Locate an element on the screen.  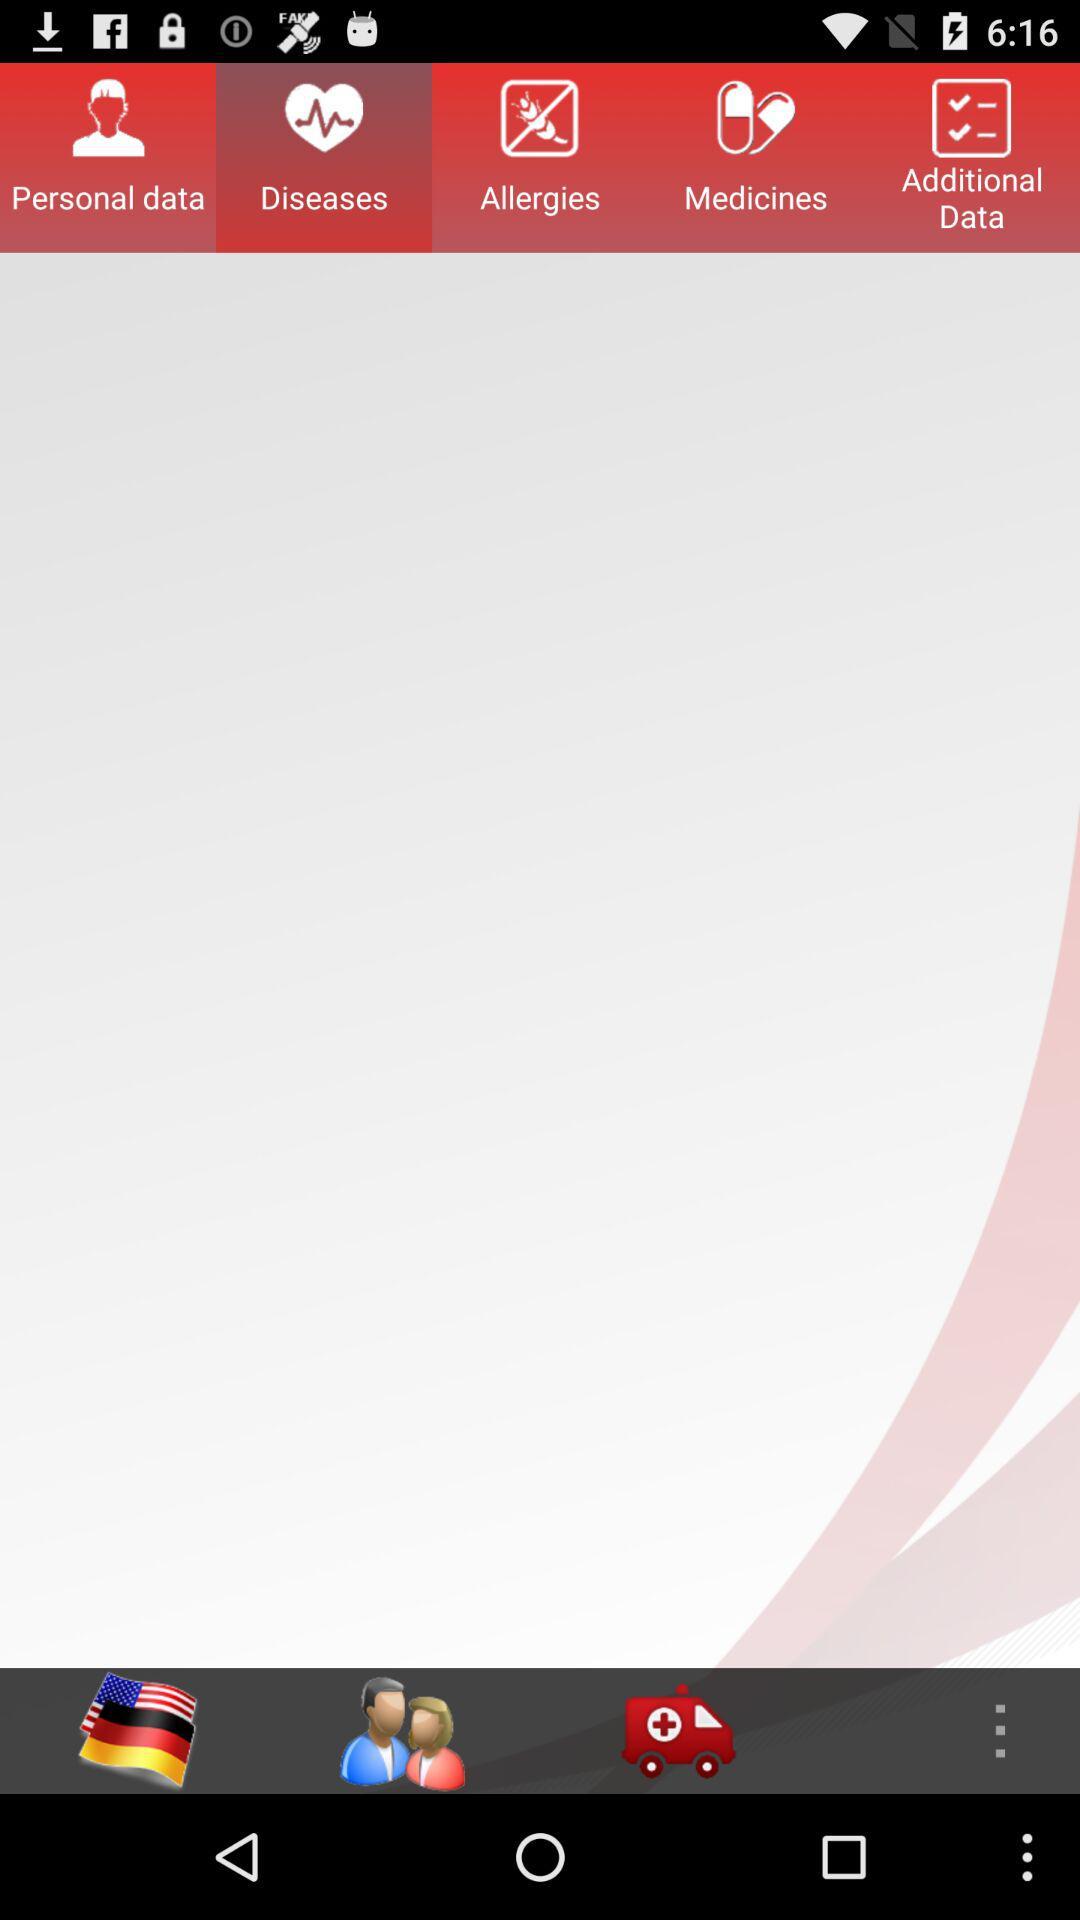
diseases item is located at coordinates (323, 156).